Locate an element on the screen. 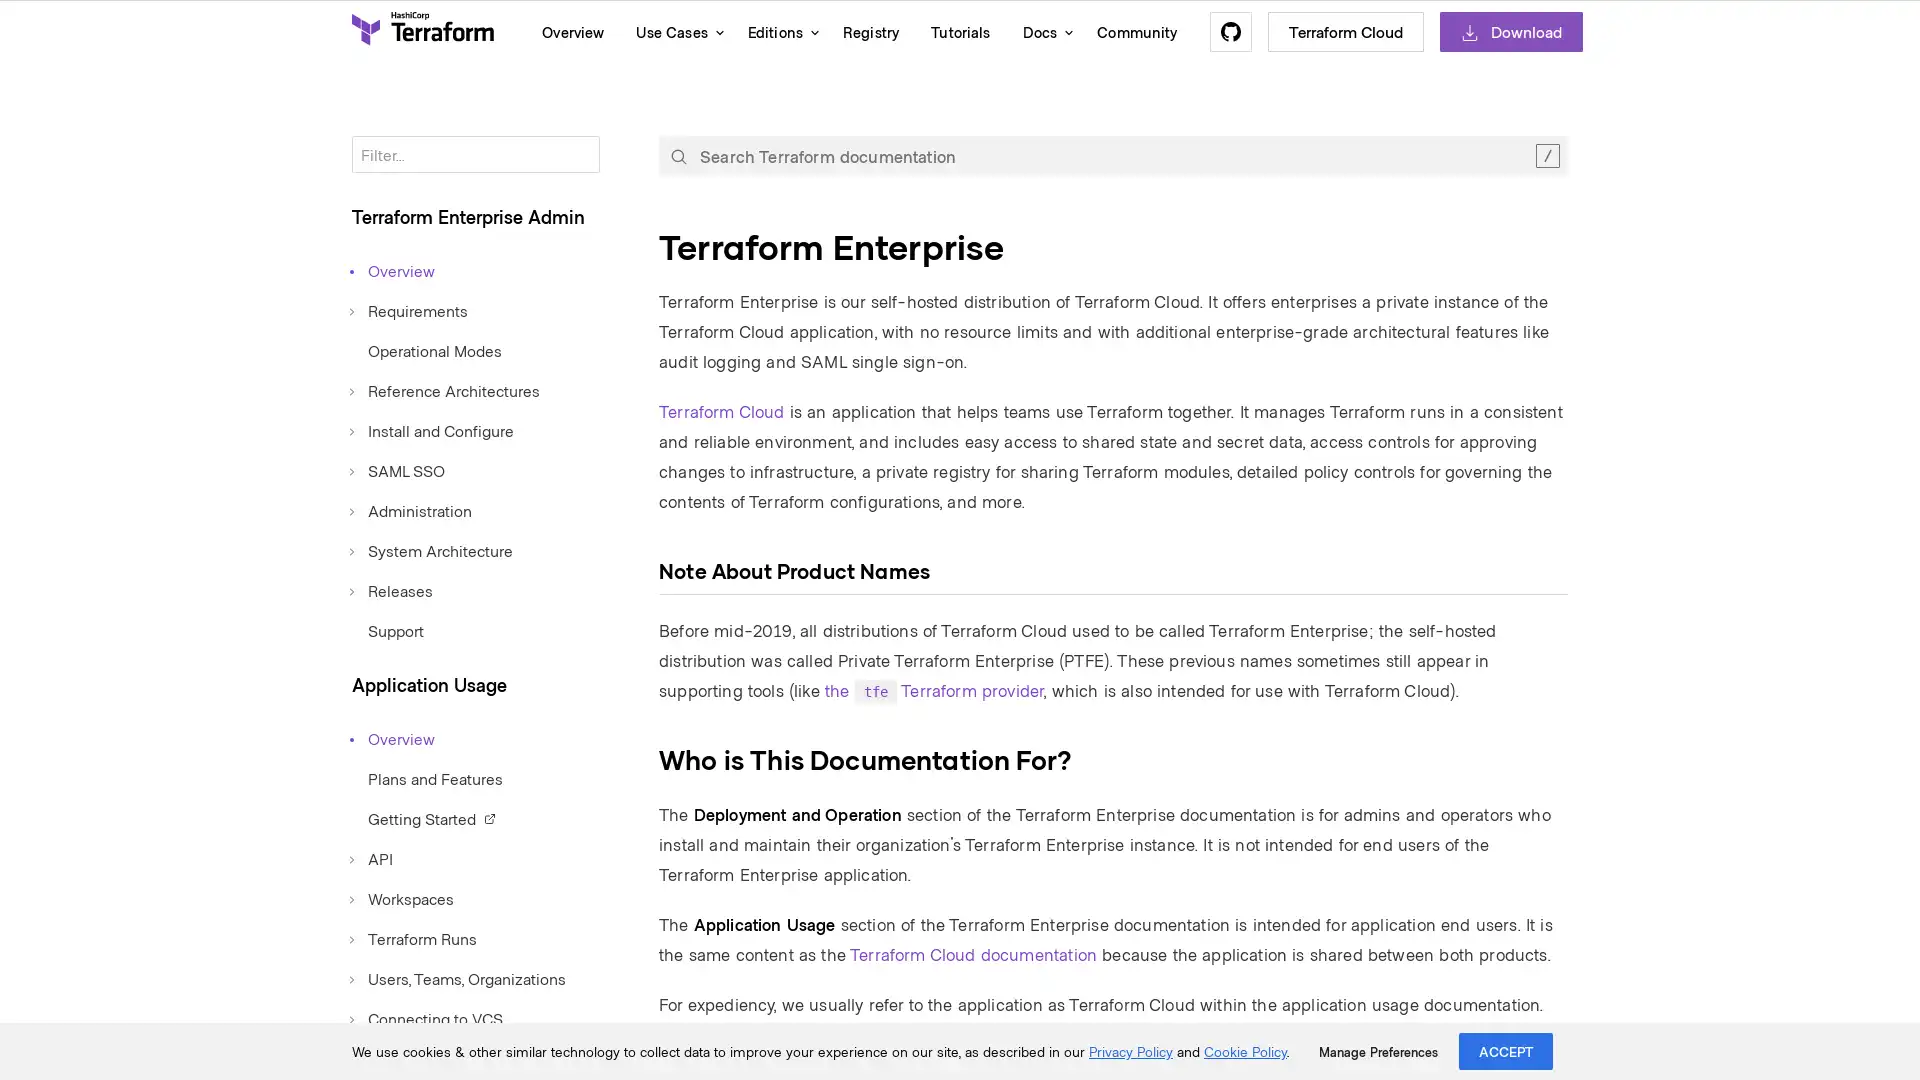 The height and width of the screenshot is (1080, 1920). Private Registry is located at coordinates (414, 1056).